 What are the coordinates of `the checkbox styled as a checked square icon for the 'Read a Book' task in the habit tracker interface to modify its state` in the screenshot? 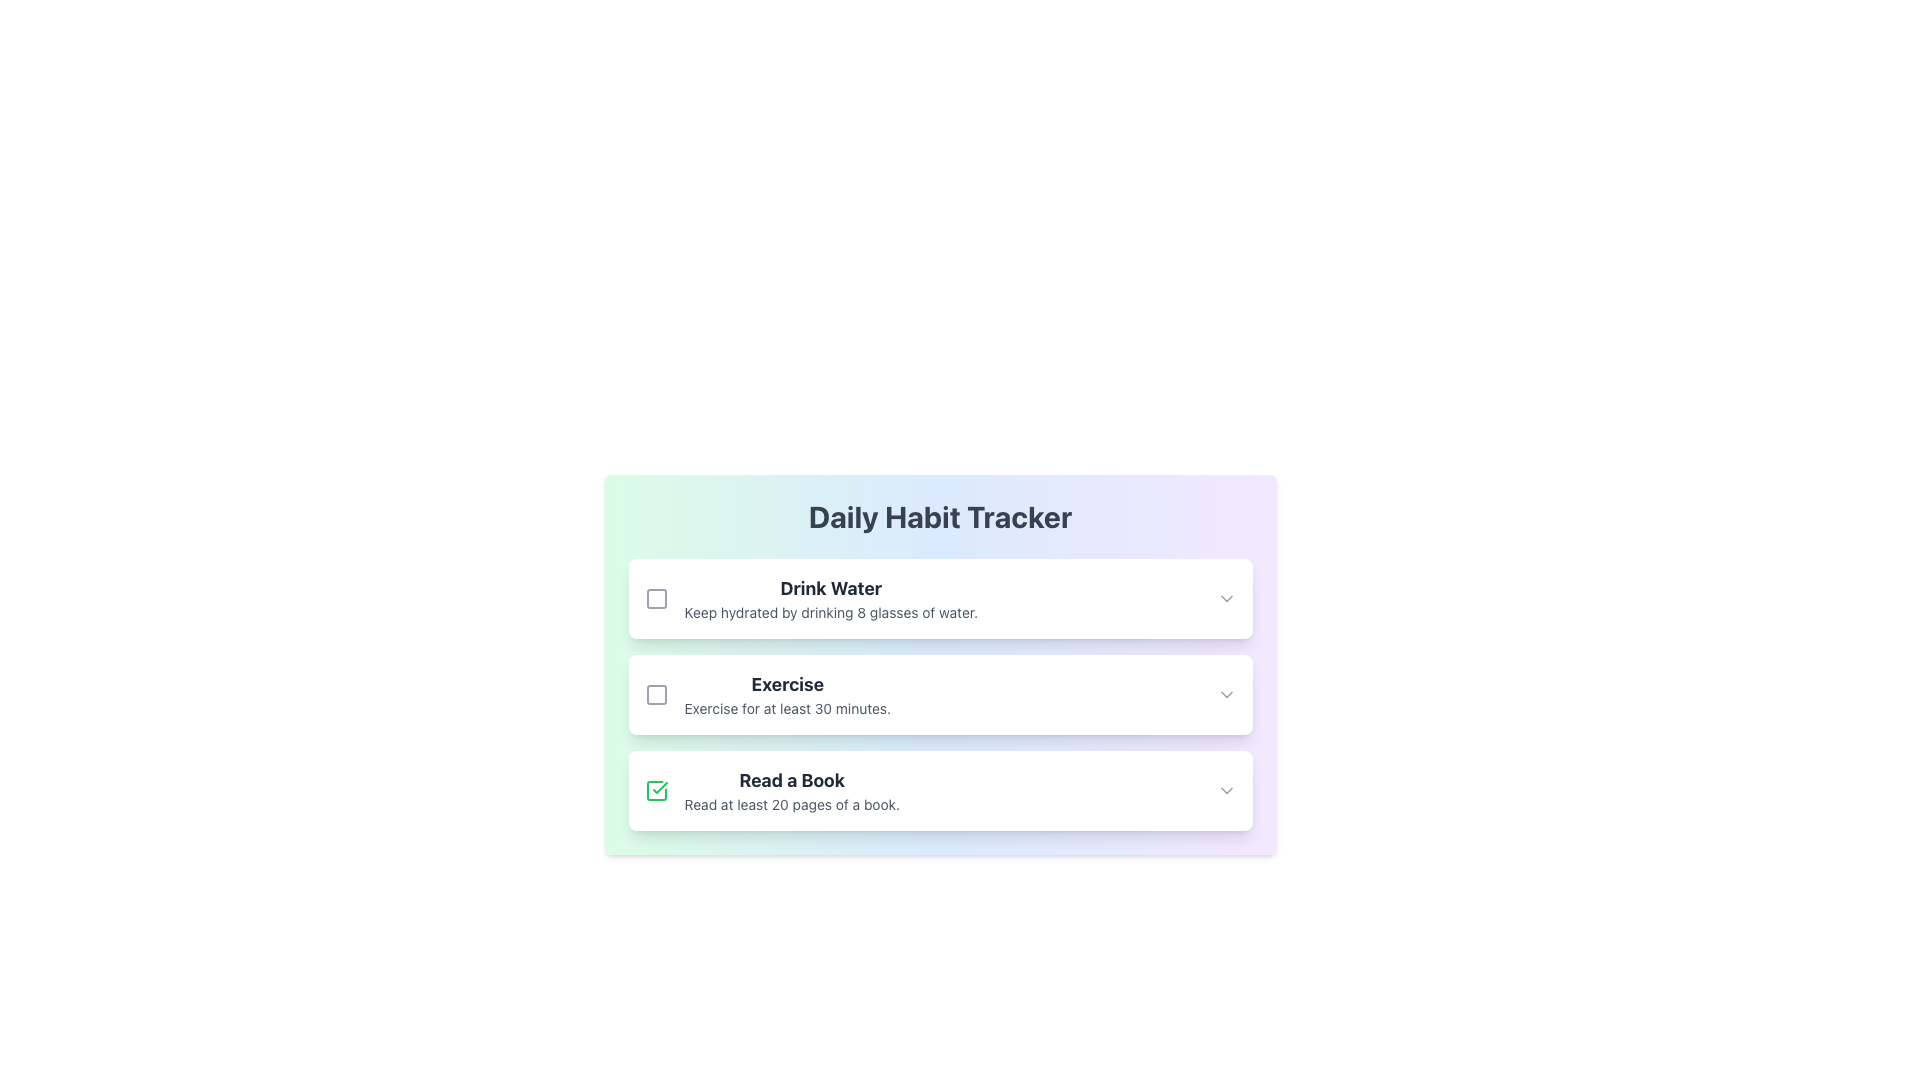 It's located at (656, 789).